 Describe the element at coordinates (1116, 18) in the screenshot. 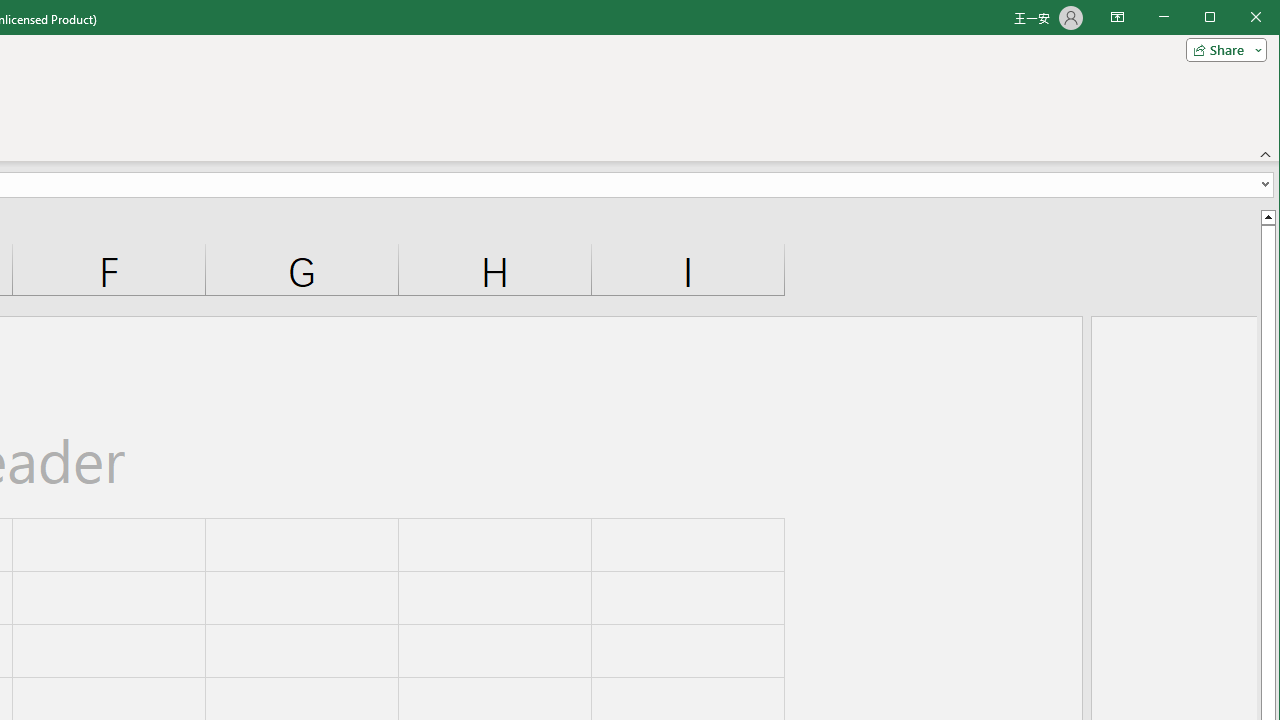

I see `'Ribbon Display Options'` at that location.